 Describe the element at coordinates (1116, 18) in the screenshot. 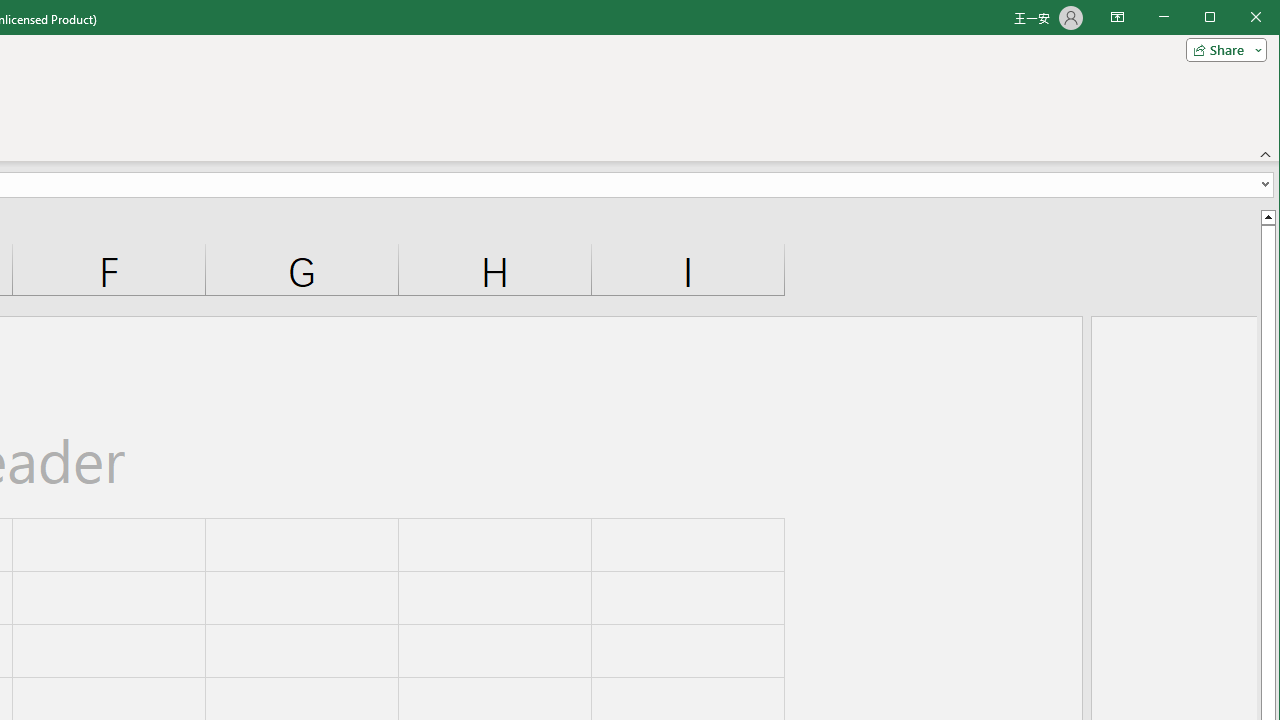

I see `'Ribbon Display Options'` at that location.